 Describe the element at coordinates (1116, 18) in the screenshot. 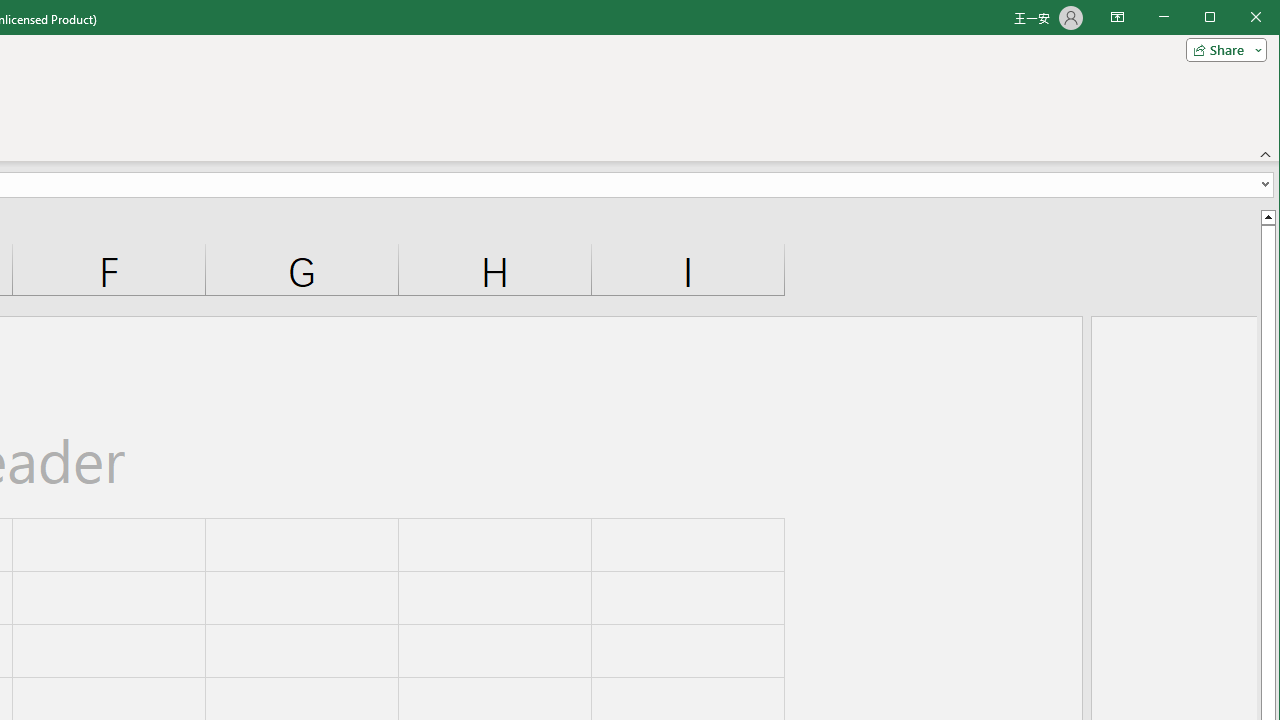

I see `'Ribbon Display Options'` at that location.